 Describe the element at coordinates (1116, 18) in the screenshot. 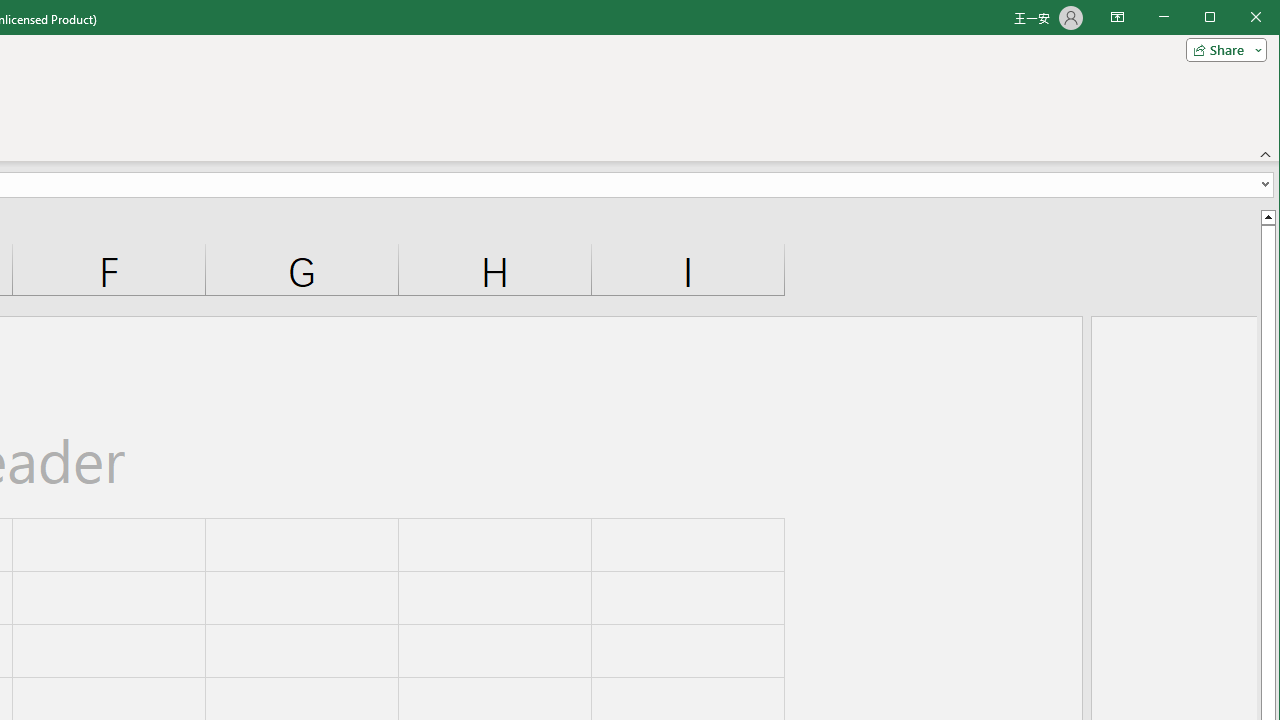

I see `'Ribbon Display Options'` at that location.